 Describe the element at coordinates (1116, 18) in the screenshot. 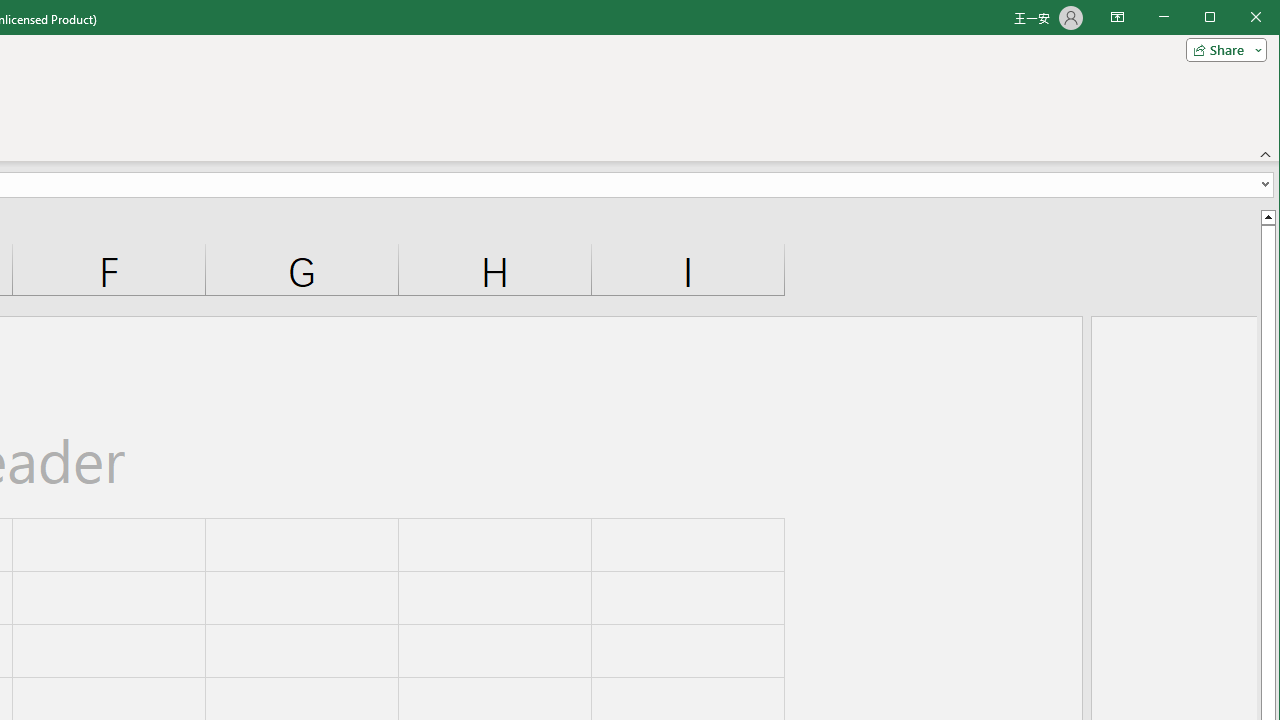

I see `'Ribbon Display Options'` at that location.